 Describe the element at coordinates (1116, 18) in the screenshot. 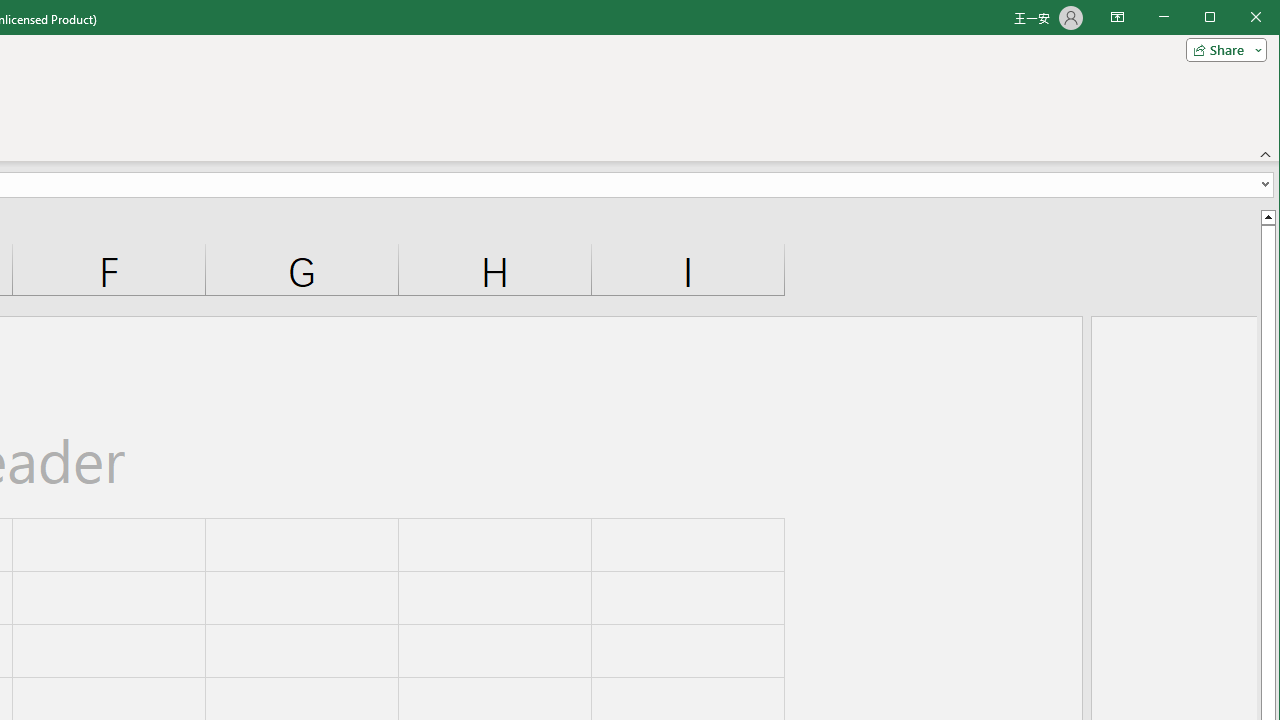

I see `'Ribbon Display Options'` at that location.